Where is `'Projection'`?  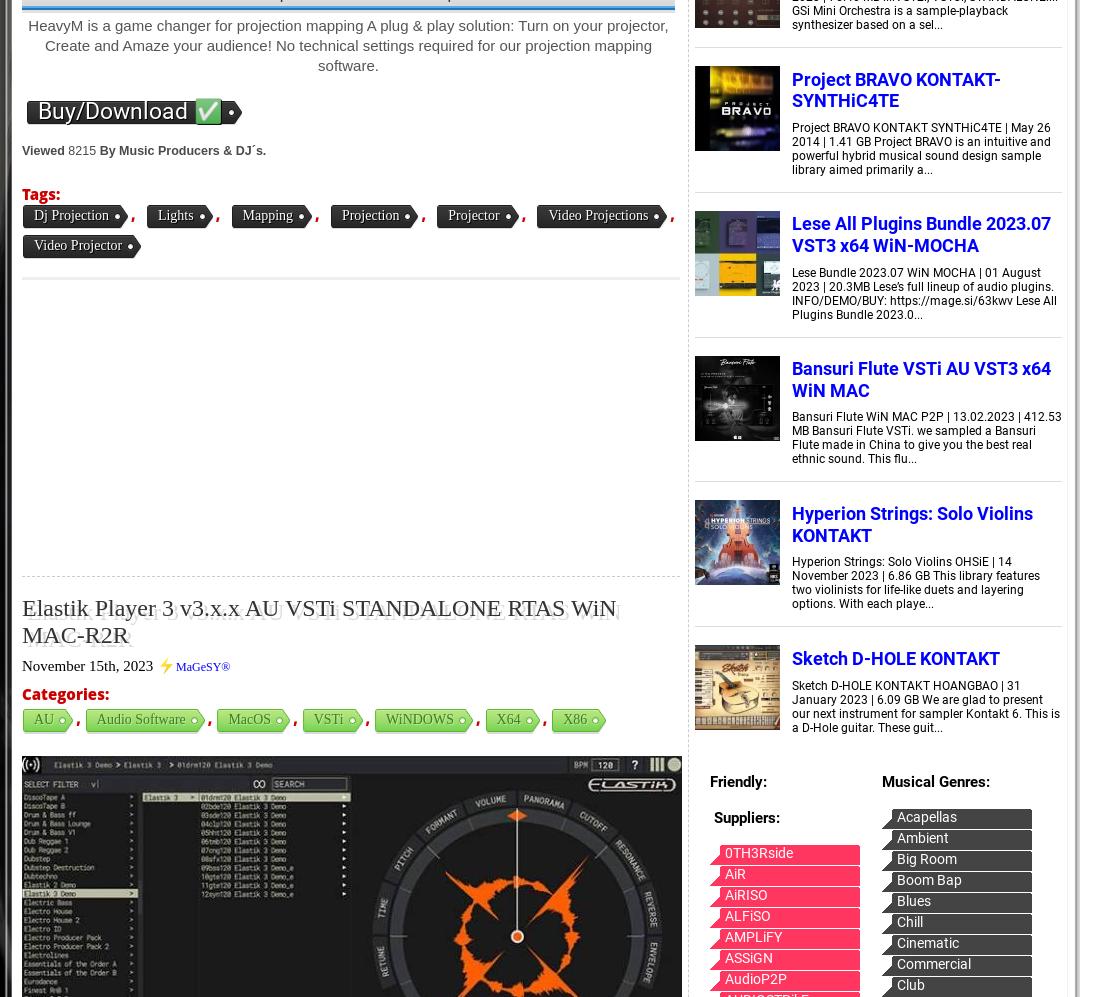 'Projection' is located at coordinates (368, 215).